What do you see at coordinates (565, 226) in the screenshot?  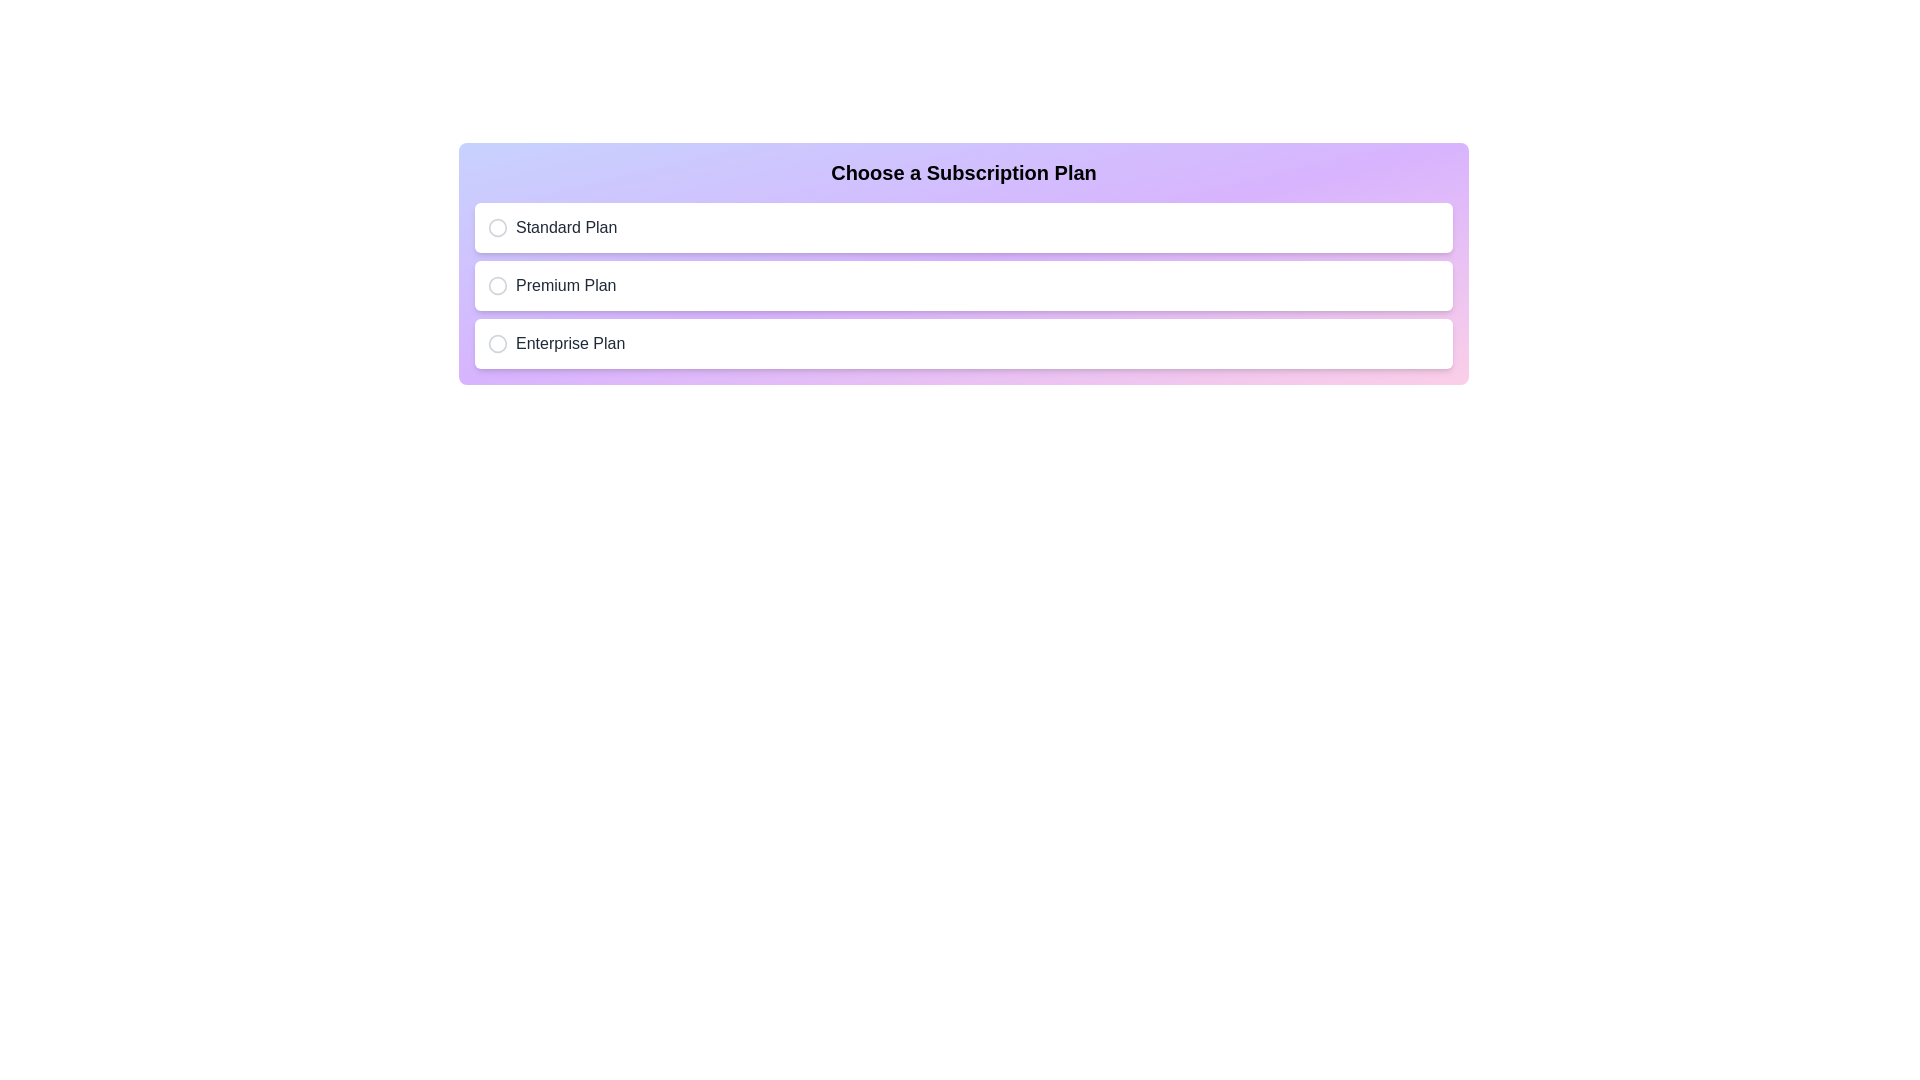 I see `the text label that identifies the first subscription tier option in the vertical list of subscription plans` at bounding box center [565, 226].